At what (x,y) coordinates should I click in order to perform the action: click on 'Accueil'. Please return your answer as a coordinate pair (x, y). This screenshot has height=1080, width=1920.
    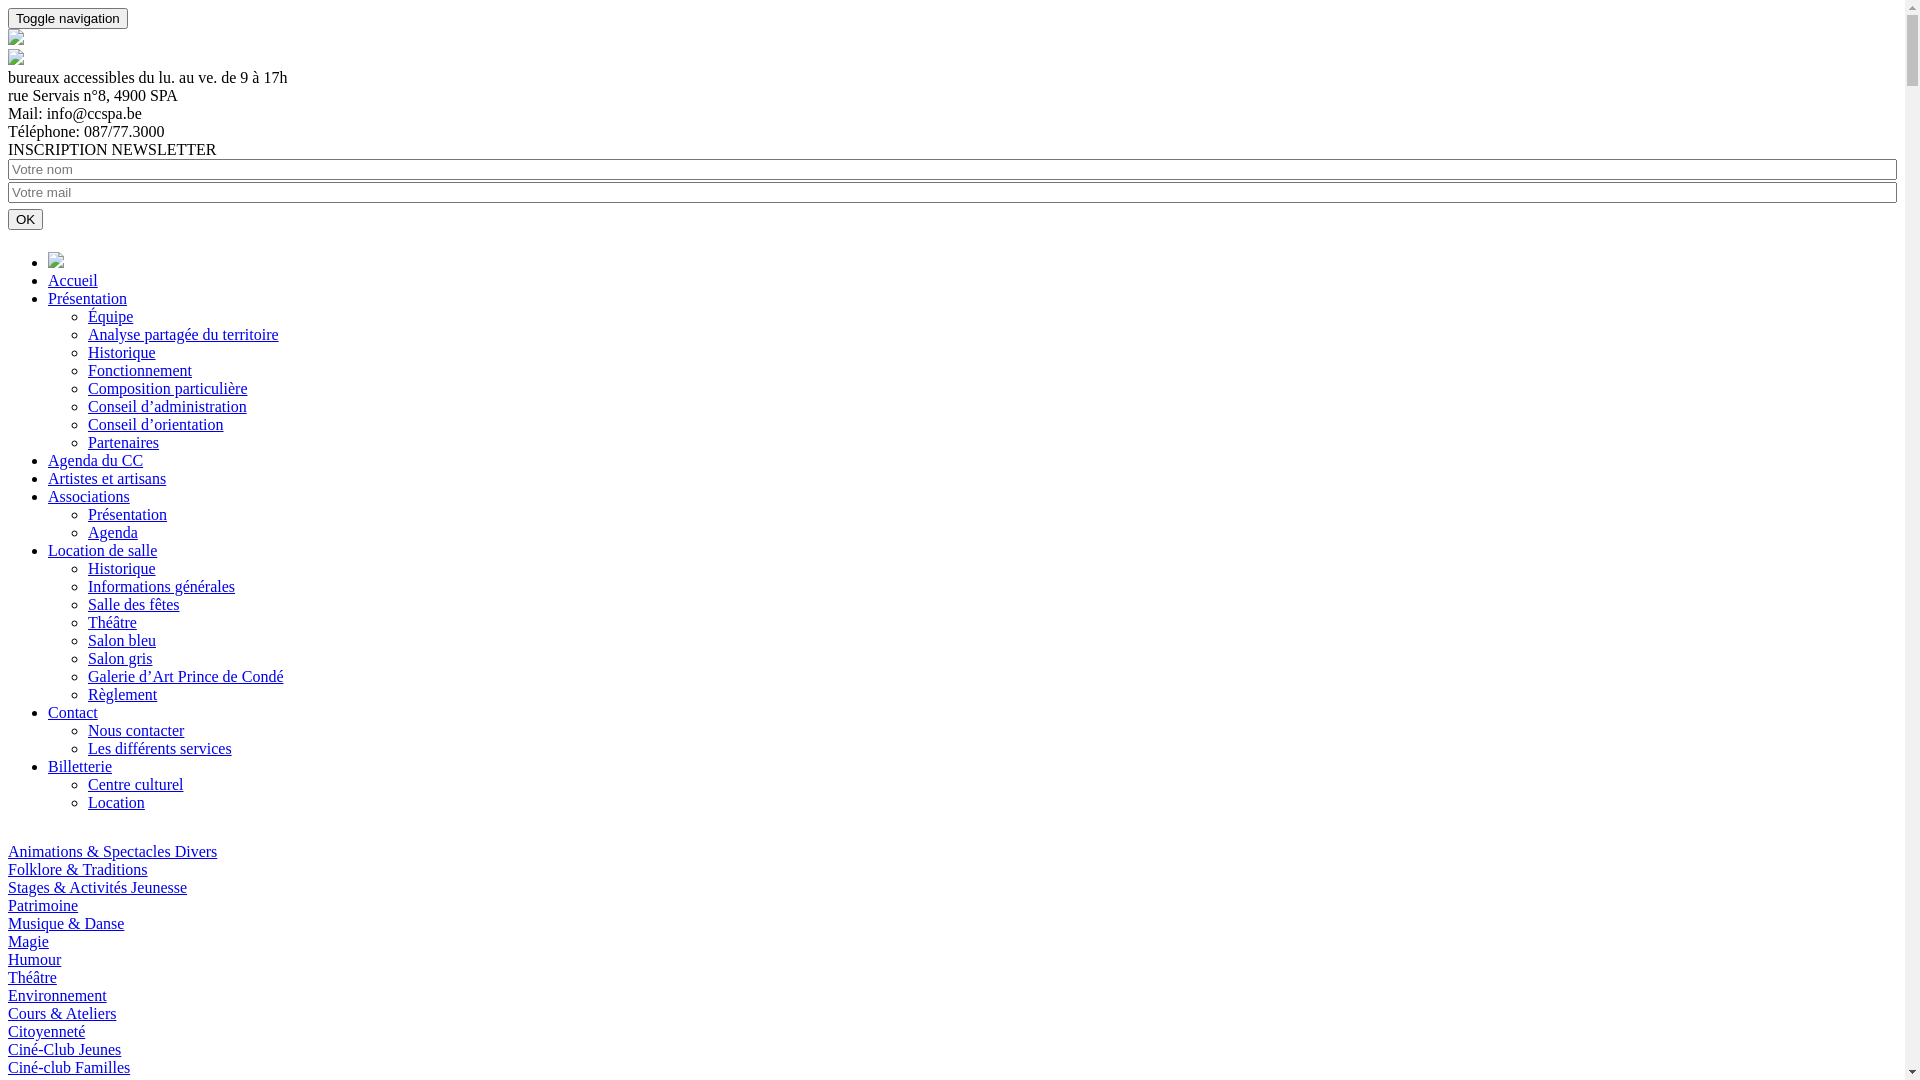
    Looking at the image, I should click on (72, 280).